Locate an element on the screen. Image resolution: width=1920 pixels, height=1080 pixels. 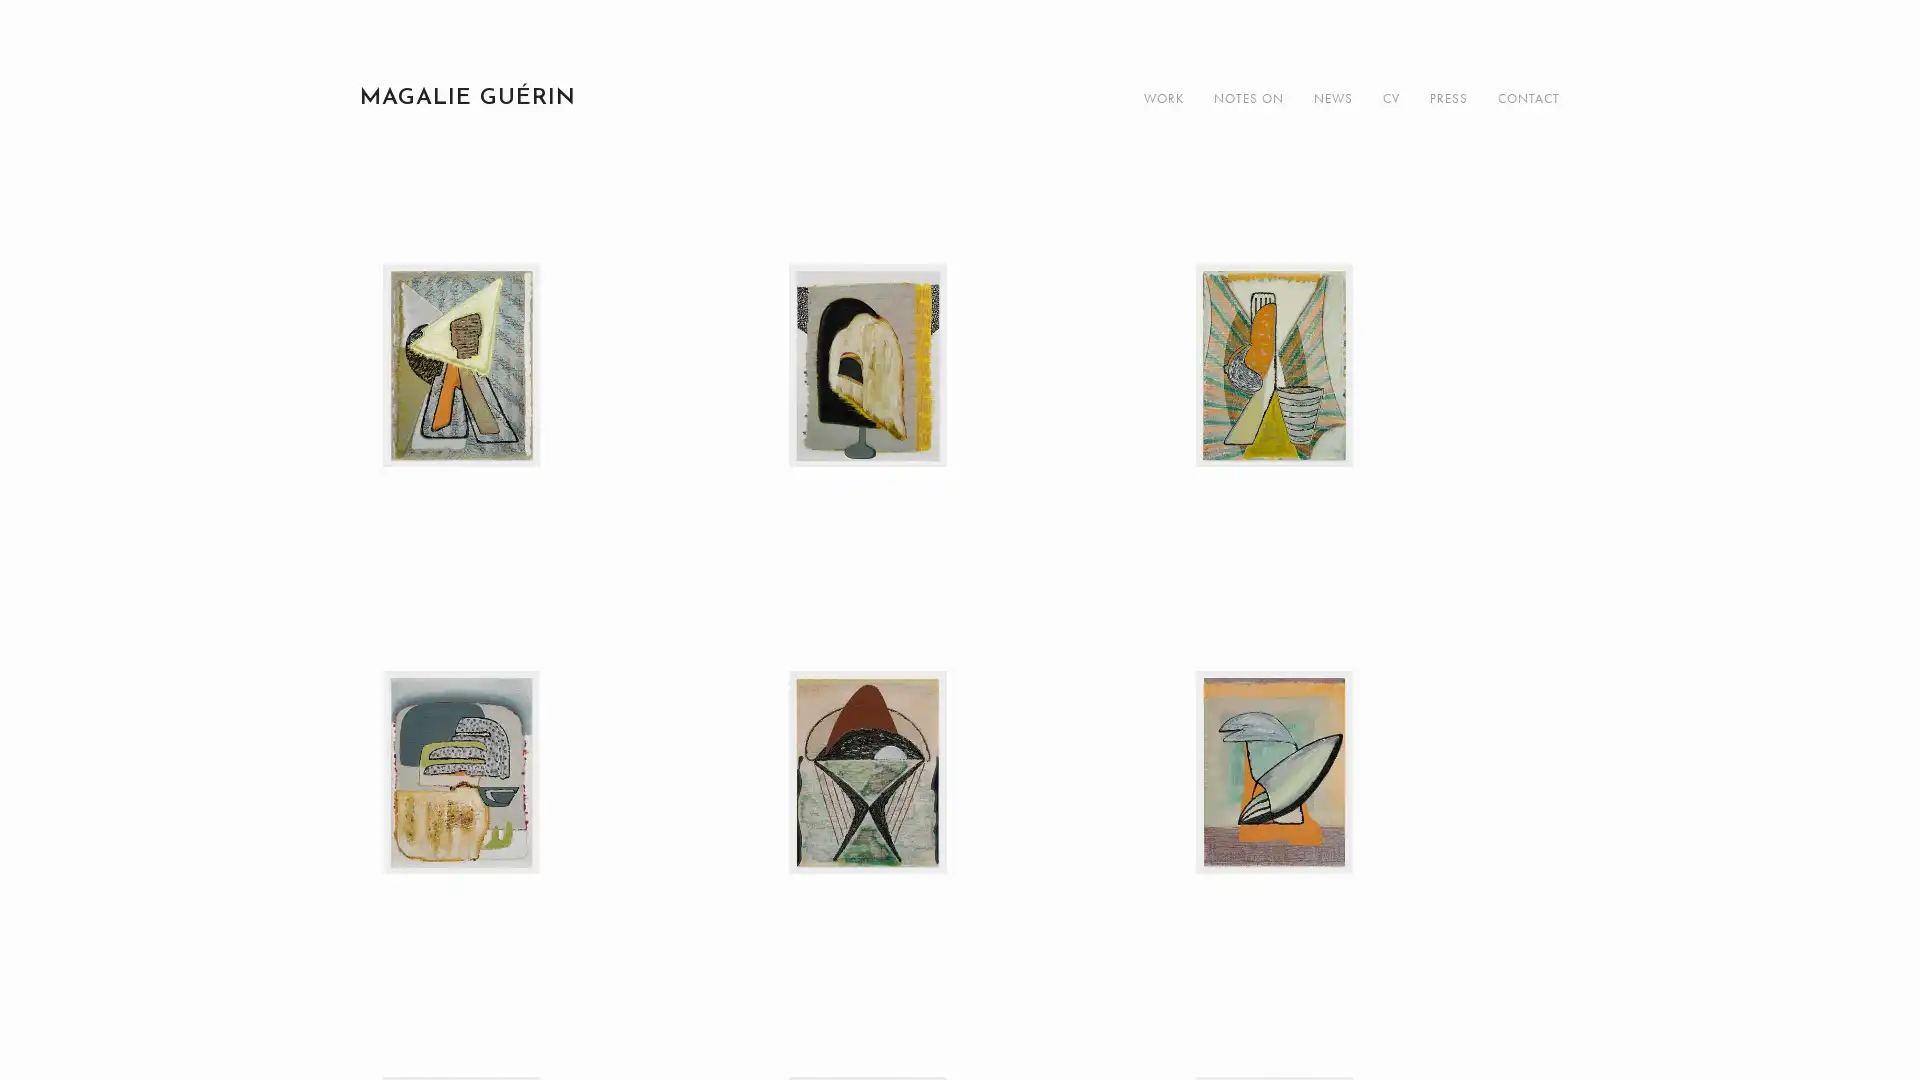
View fullsize Untitled (quarantine painting 03), 2020 is located at coordinates (1365, 456).